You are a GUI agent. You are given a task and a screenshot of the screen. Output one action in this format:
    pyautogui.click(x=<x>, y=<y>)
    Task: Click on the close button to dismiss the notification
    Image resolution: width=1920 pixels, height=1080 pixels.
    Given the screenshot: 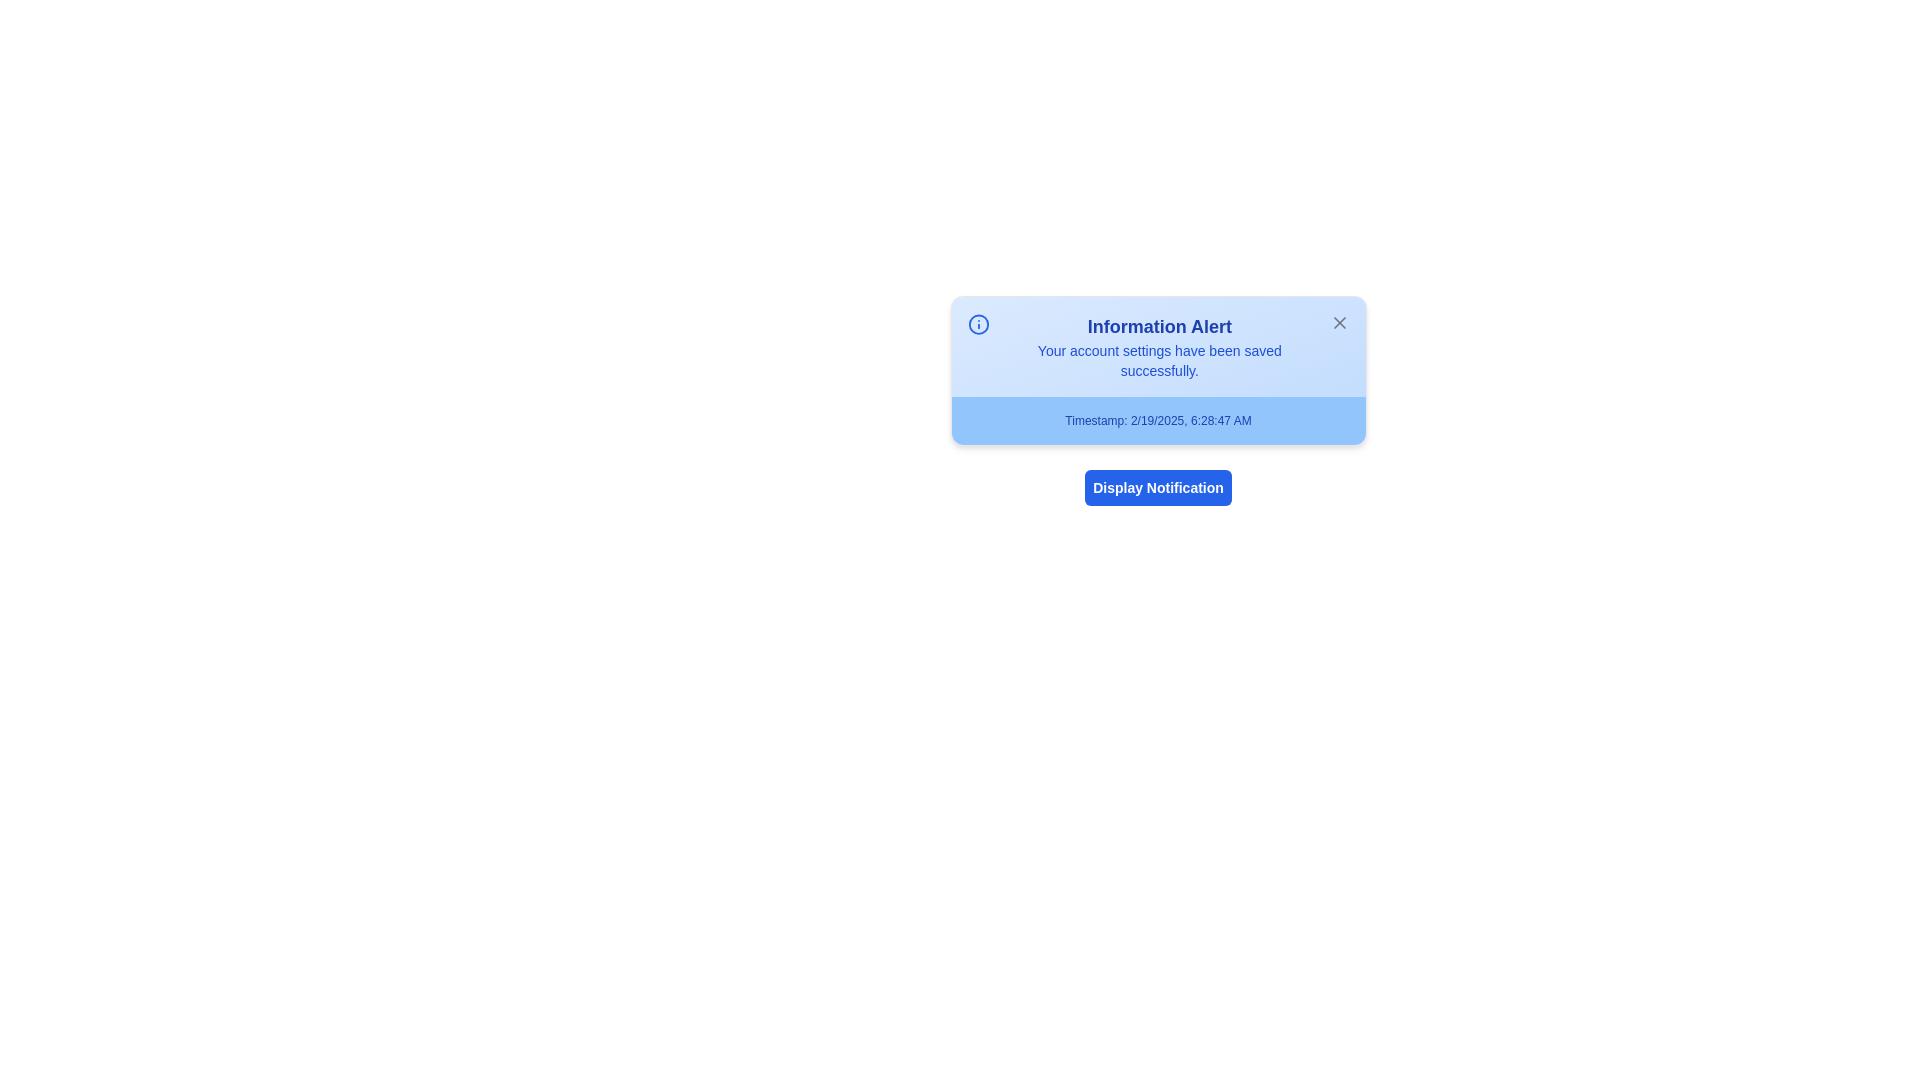 What is the action you would take?
    pyautogui.click(x=1339, y=322)
    